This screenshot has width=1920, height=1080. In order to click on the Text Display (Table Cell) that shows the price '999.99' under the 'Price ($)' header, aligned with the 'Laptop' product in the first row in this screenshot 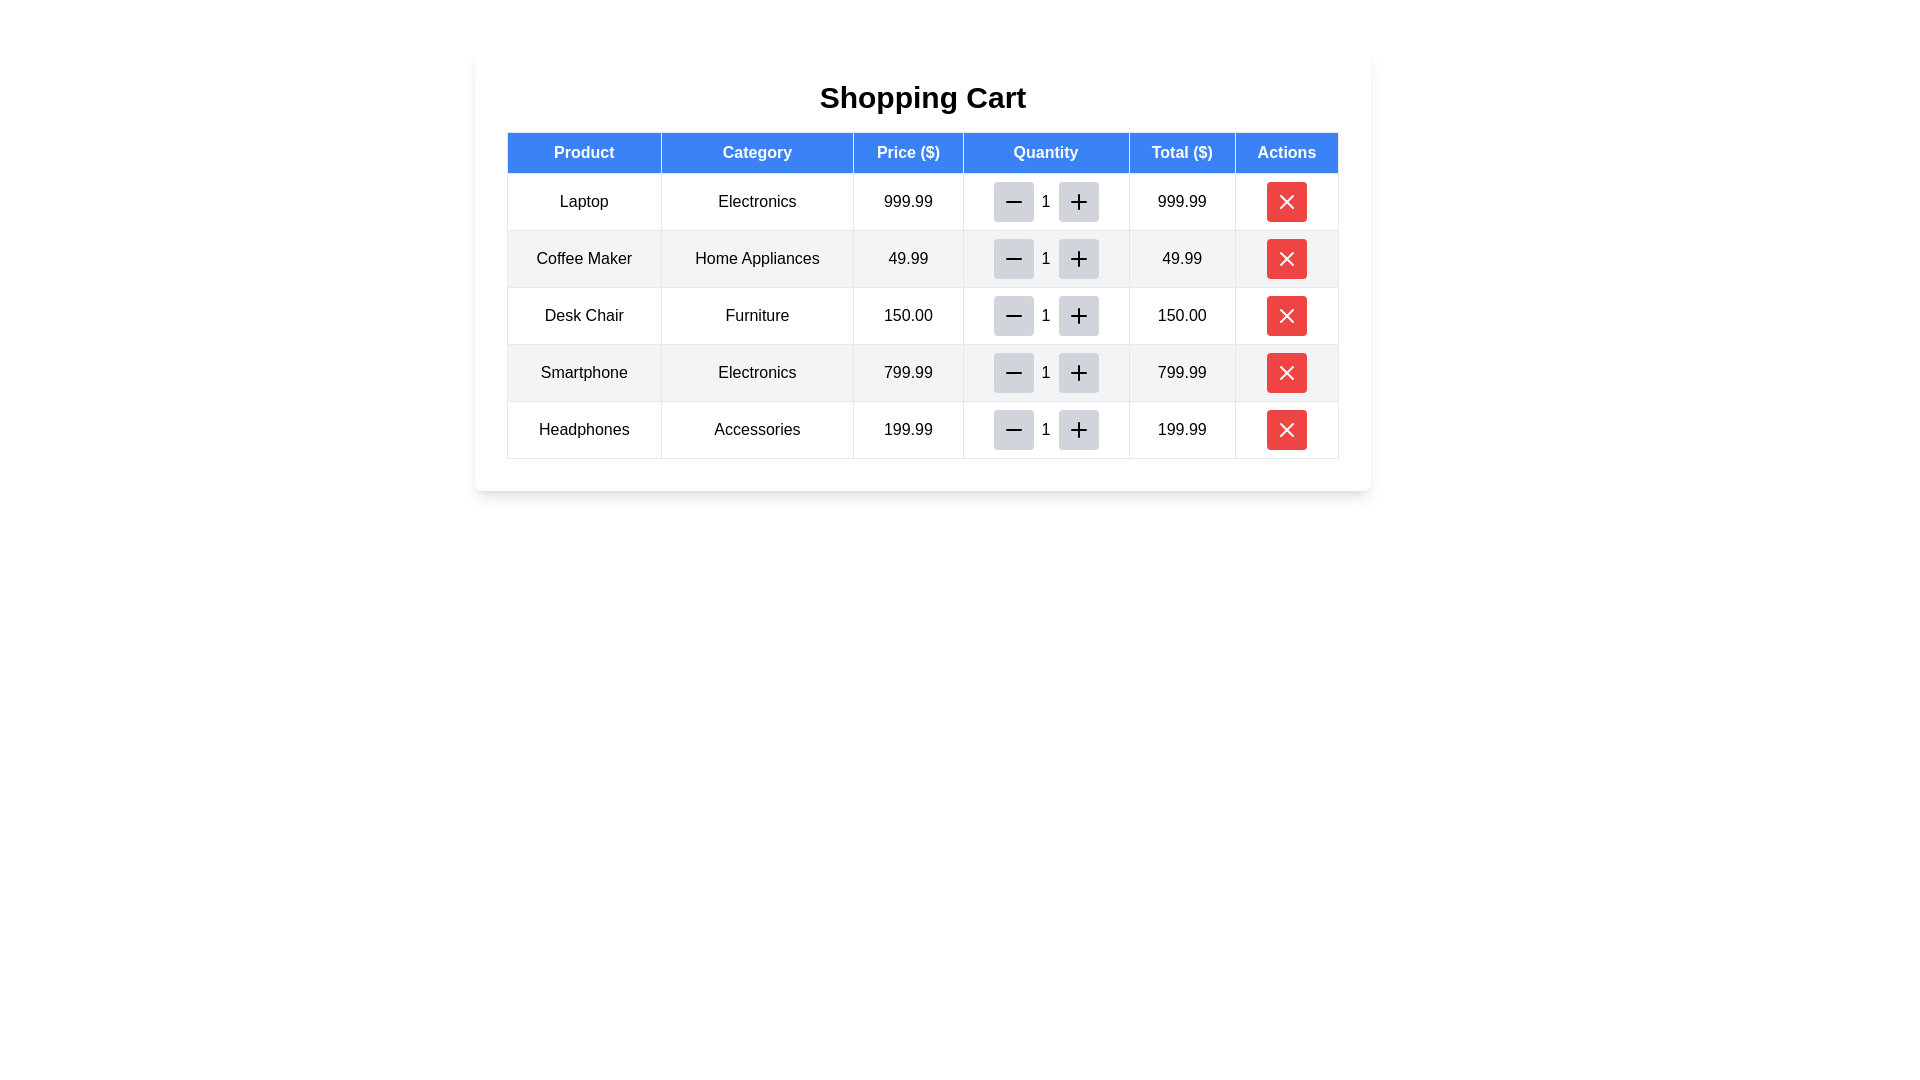, I will do `click(907, 201)`.